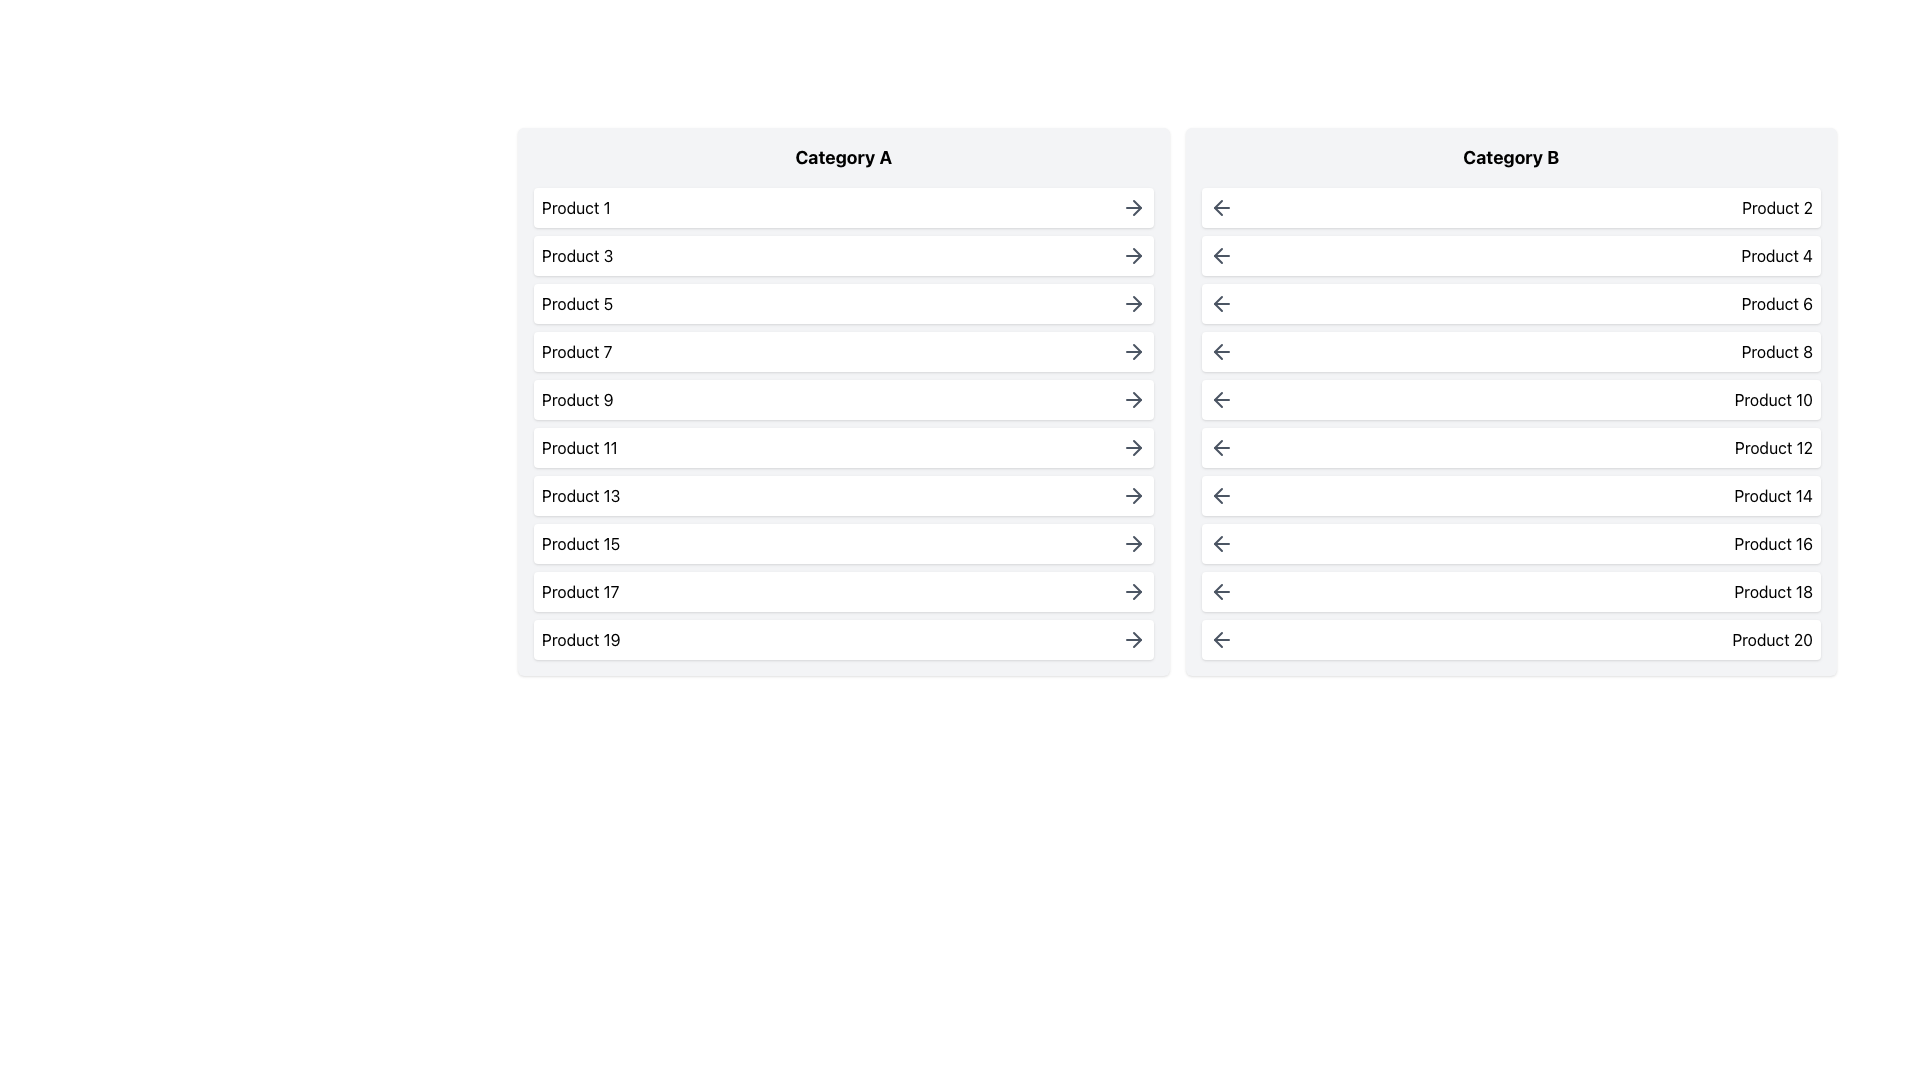 The image size is (1920, 1080). Describe the element at coordinates (1137, 208) in the screenshot. I see `keyboard navigation` at that location.